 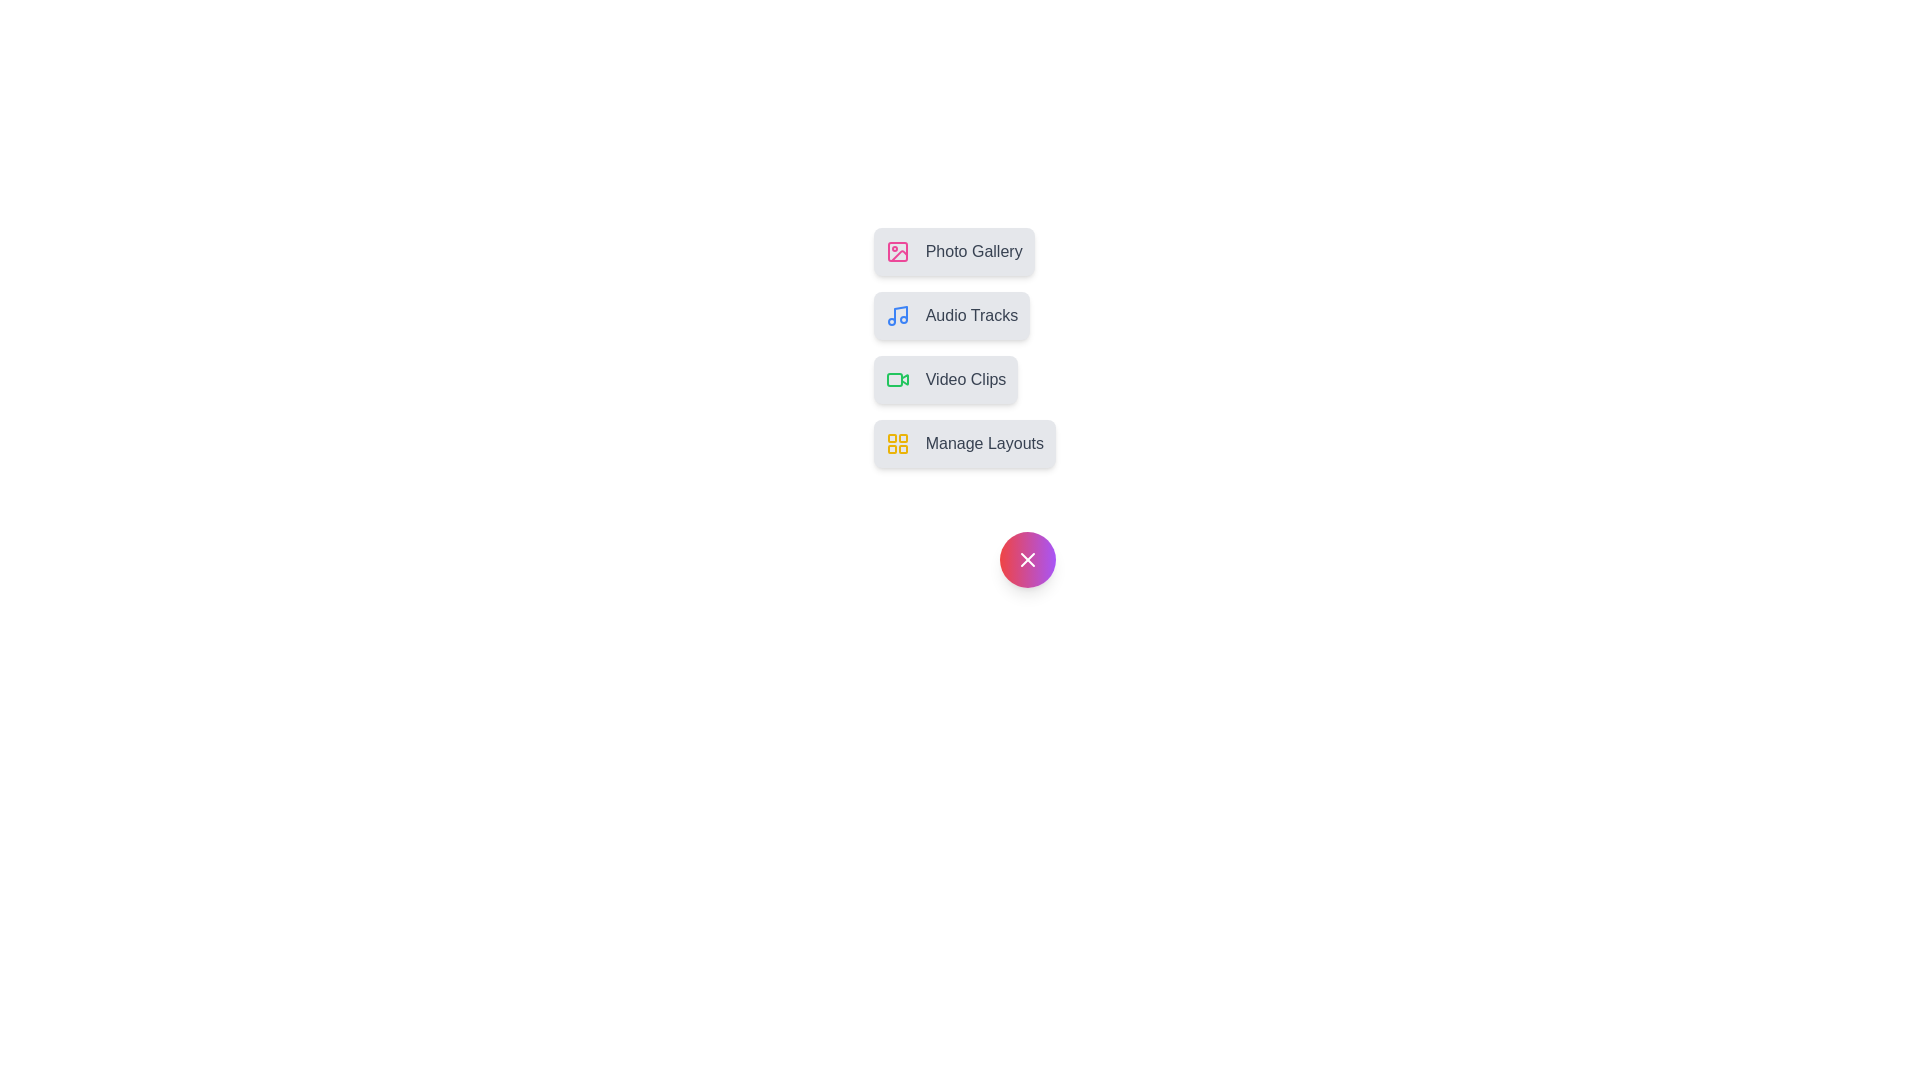 I want to click on the close or cancel icon located centrally within the circular button at the lower part of the interface, so click(x=1027, y=559).